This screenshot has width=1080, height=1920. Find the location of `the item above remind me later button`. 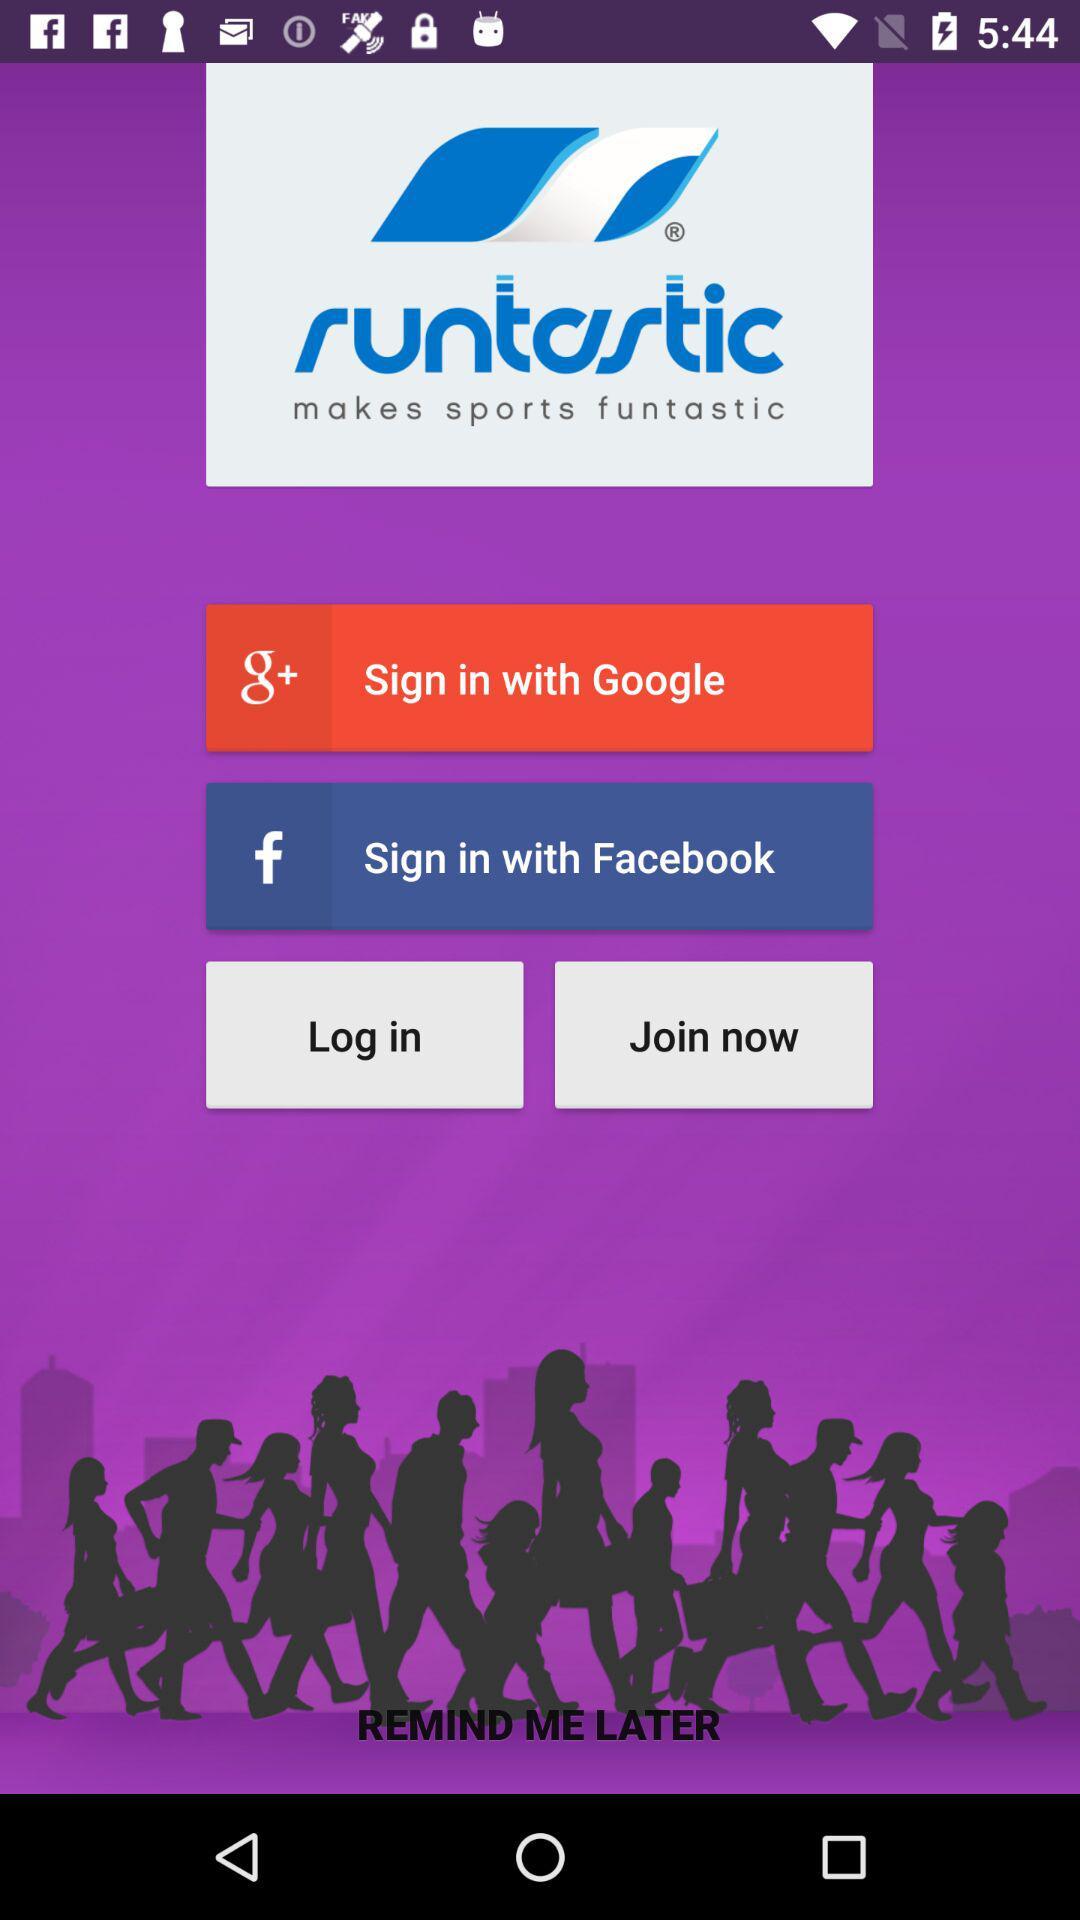

the item above remind me later button is located at coordinates (712, 1035).